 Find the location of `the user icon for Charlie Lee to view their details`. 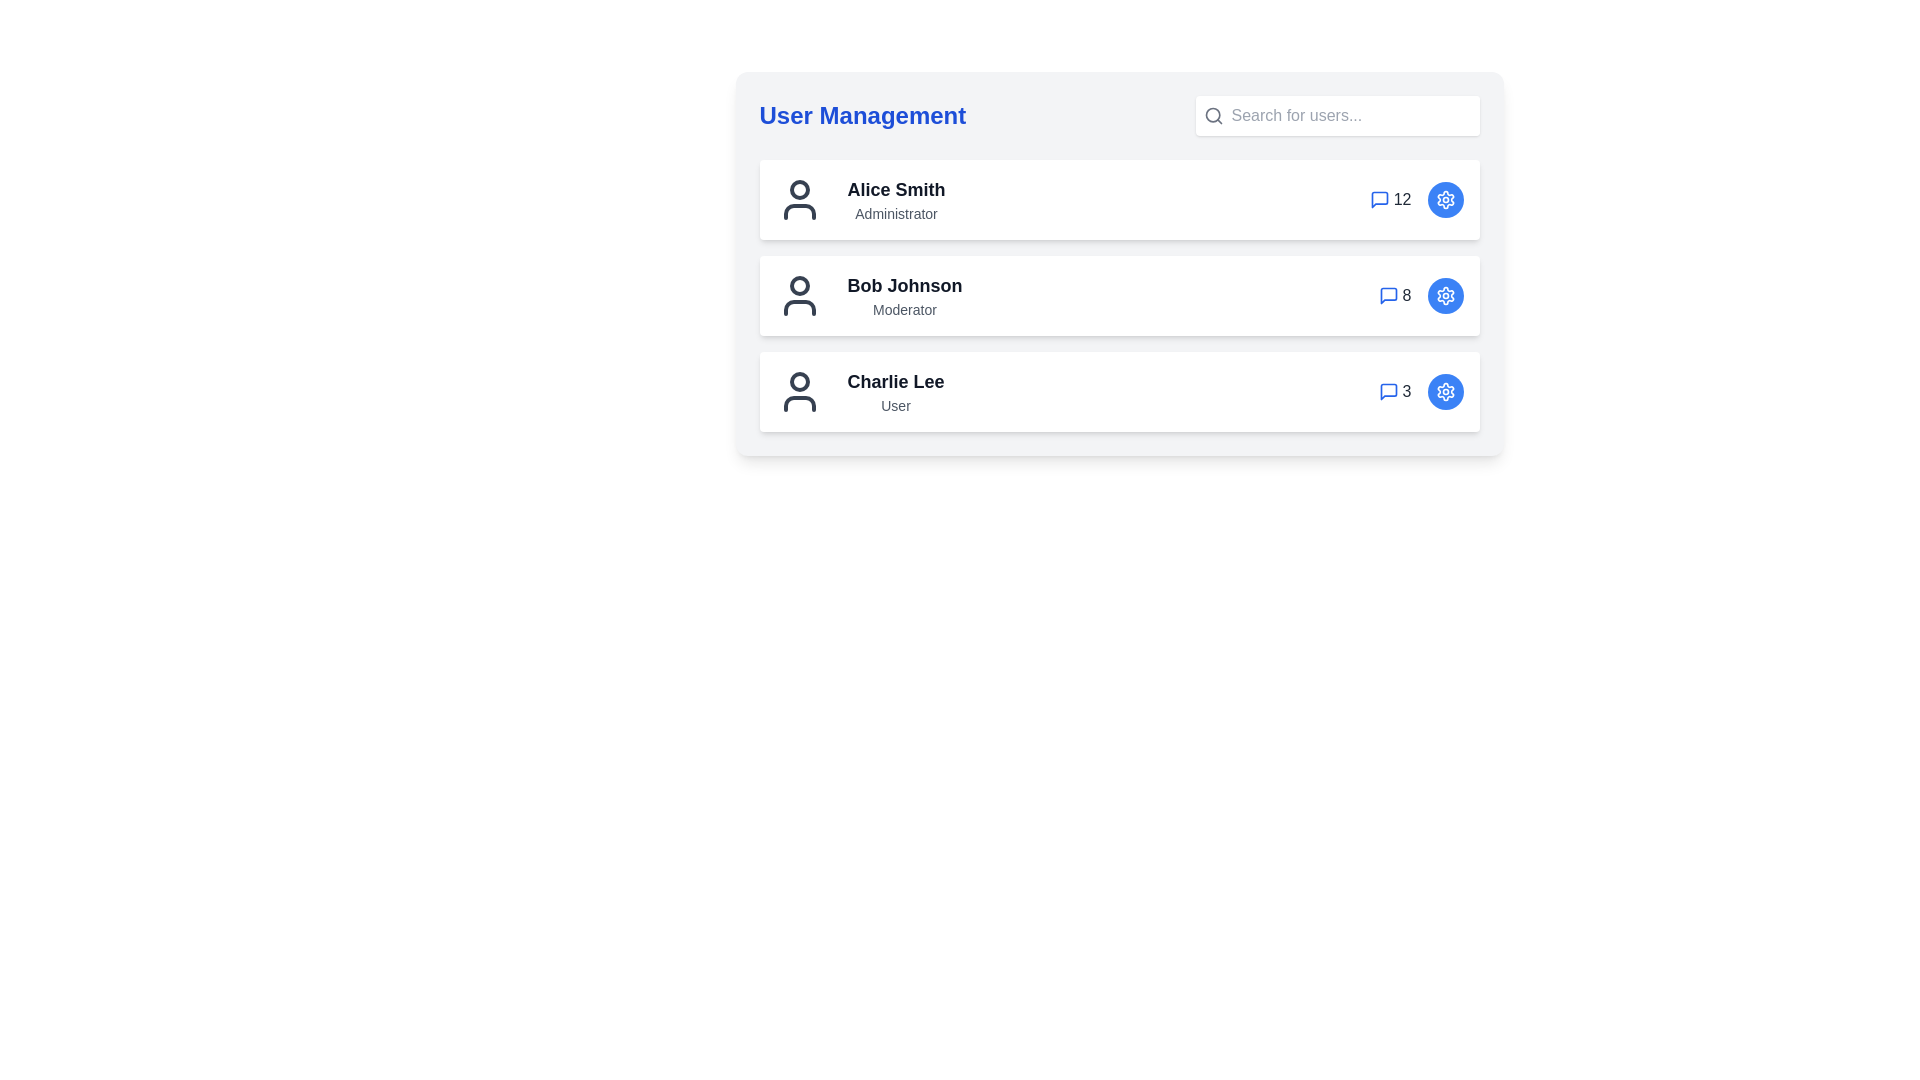

the user icon for Charlie Lee to view their details is located at coordinates (798, 392).